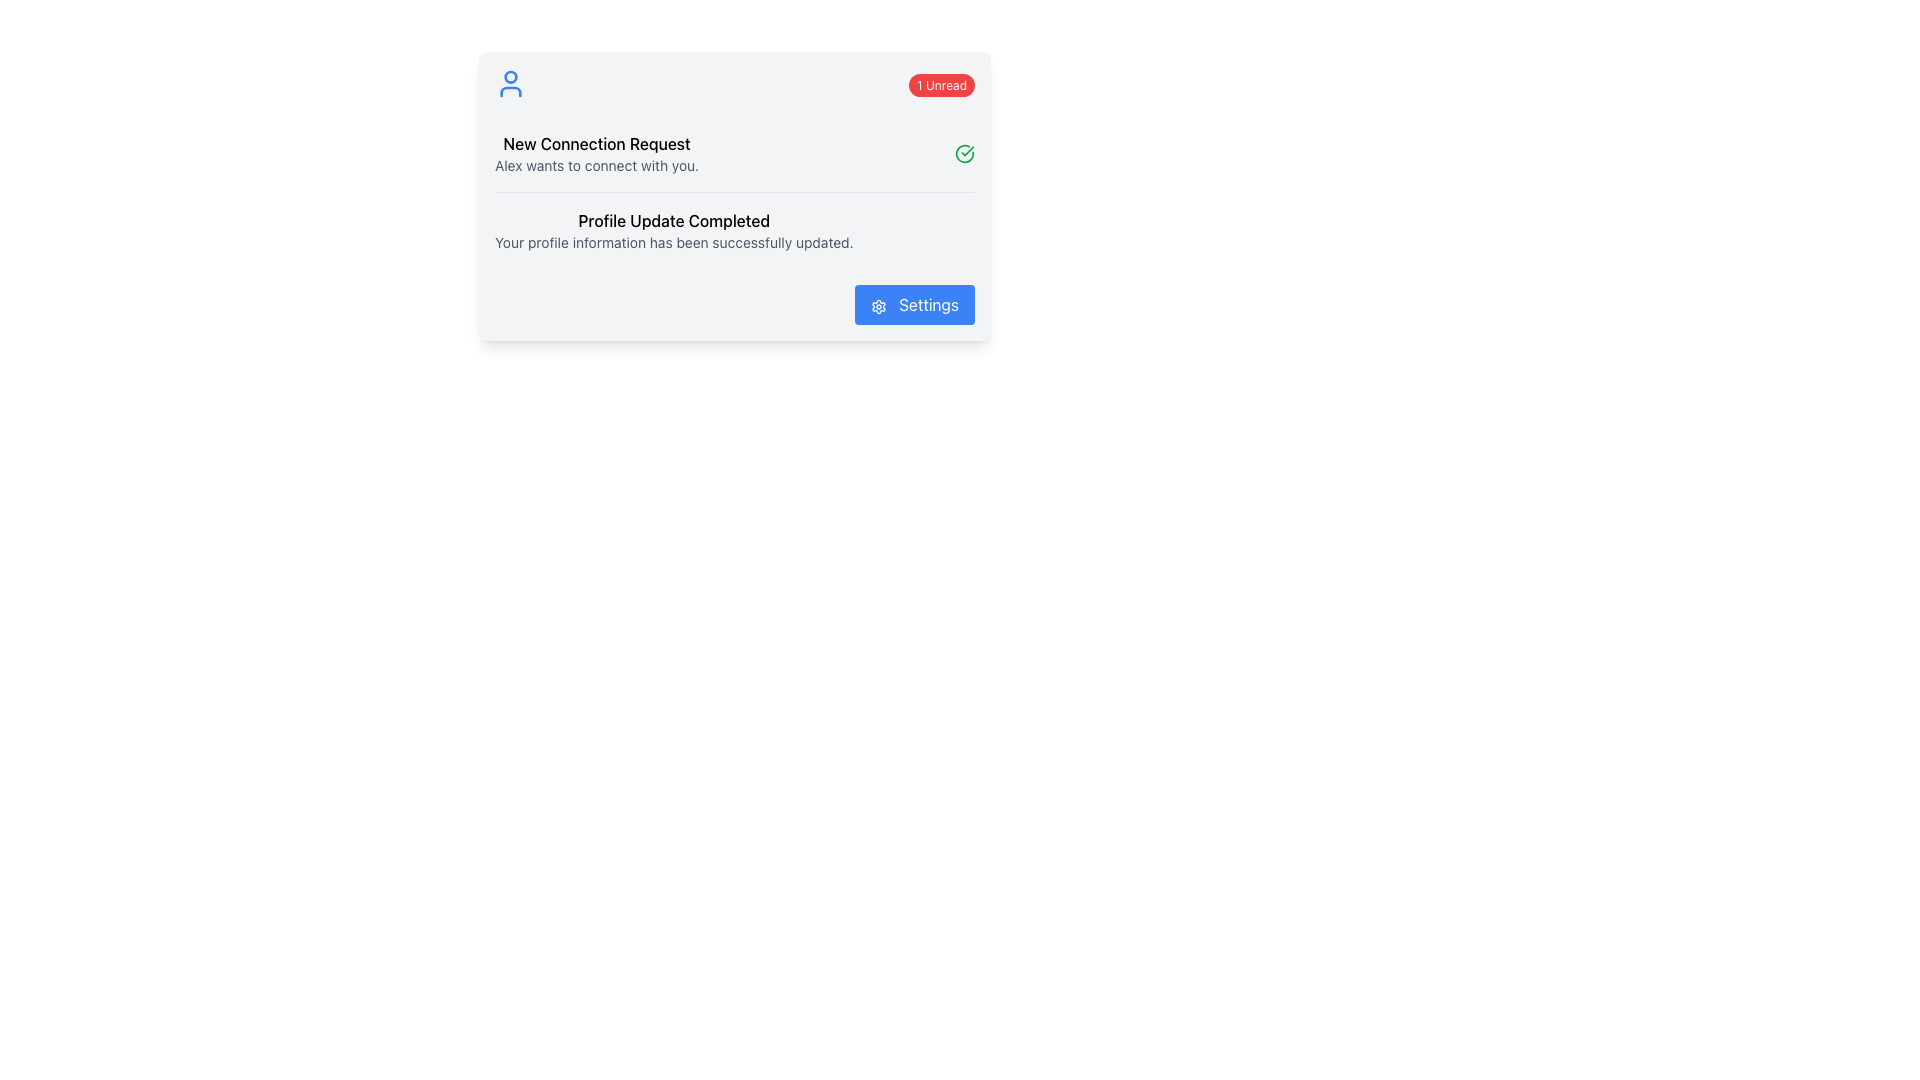  I want to click on the Notification Badge located in the top-right corner of the card, above the 'New Connection Request' text, so click(940, 84).